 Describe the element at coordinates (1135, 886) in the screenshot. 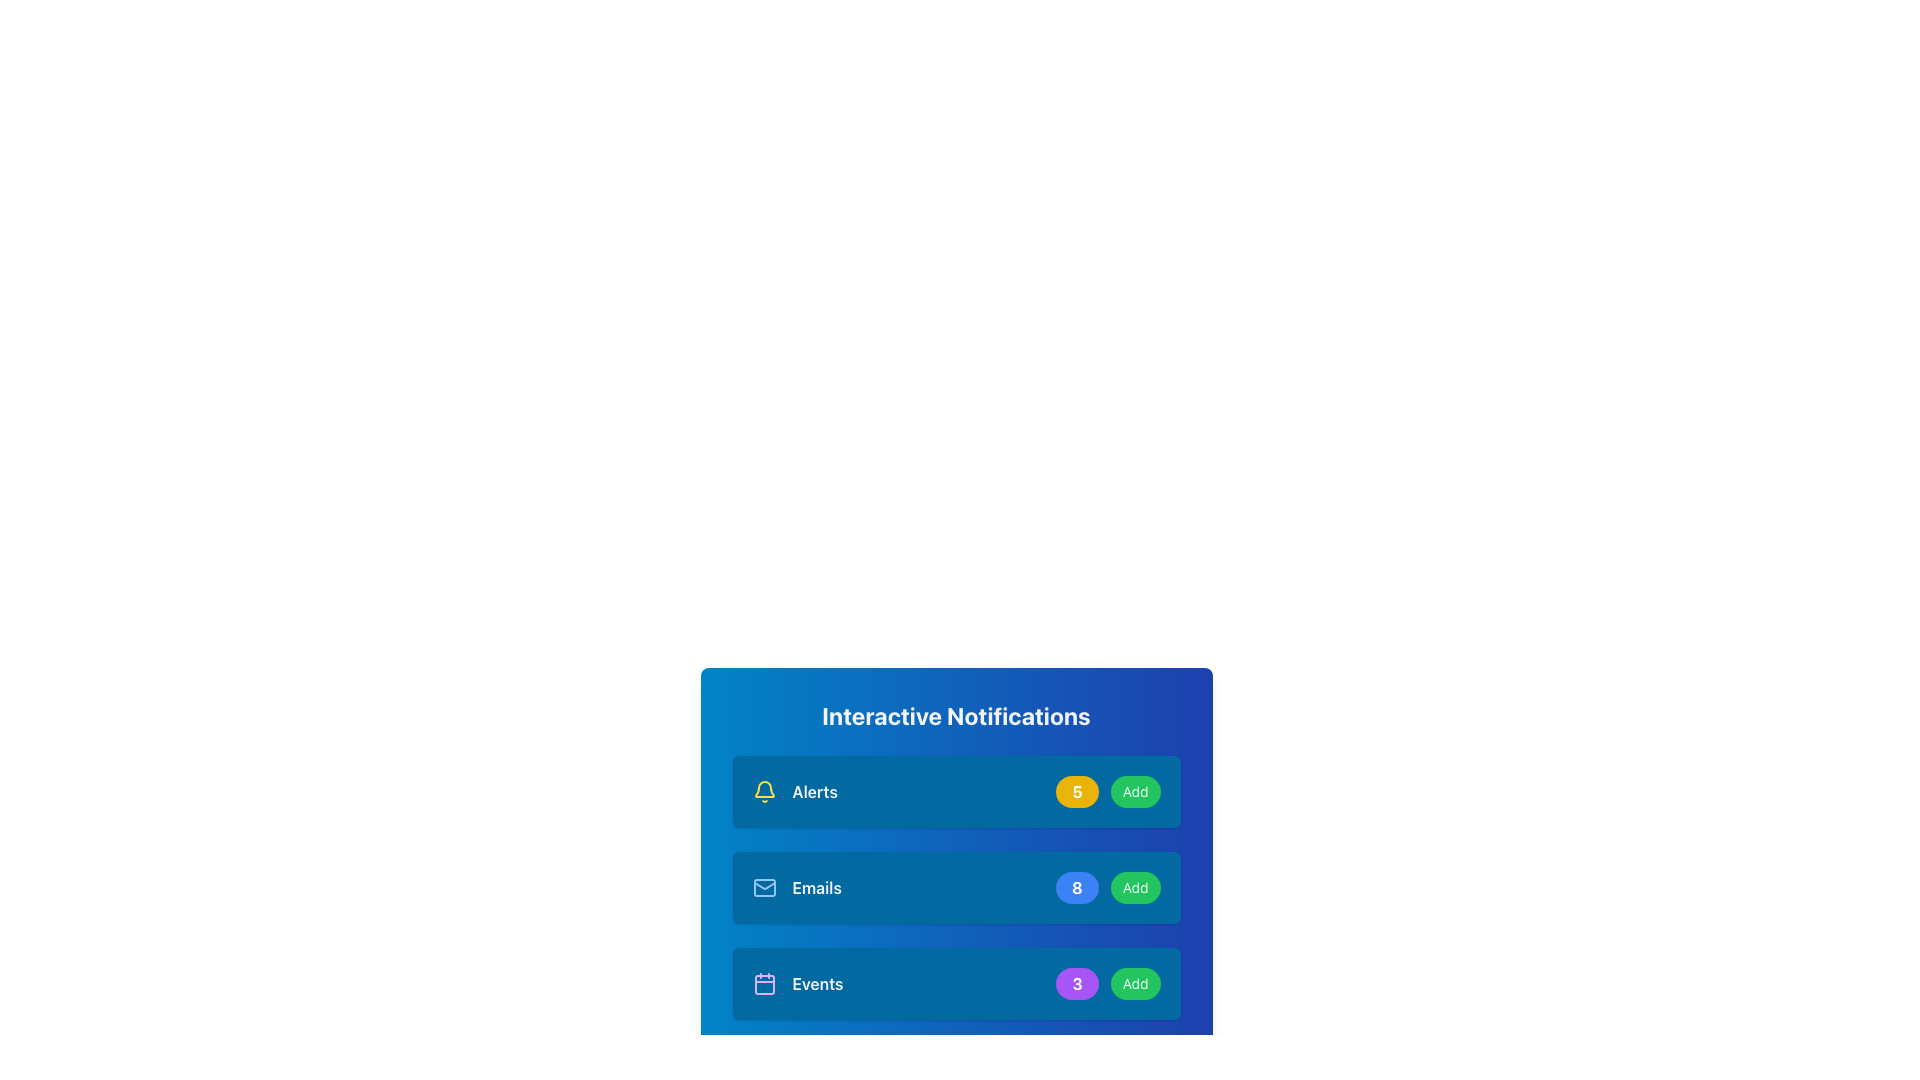

I see `the button located in the 'Emails' section of the 'Interactive Notifications' area, positioned to the right of the blue circular element displaying '8'` at that location.